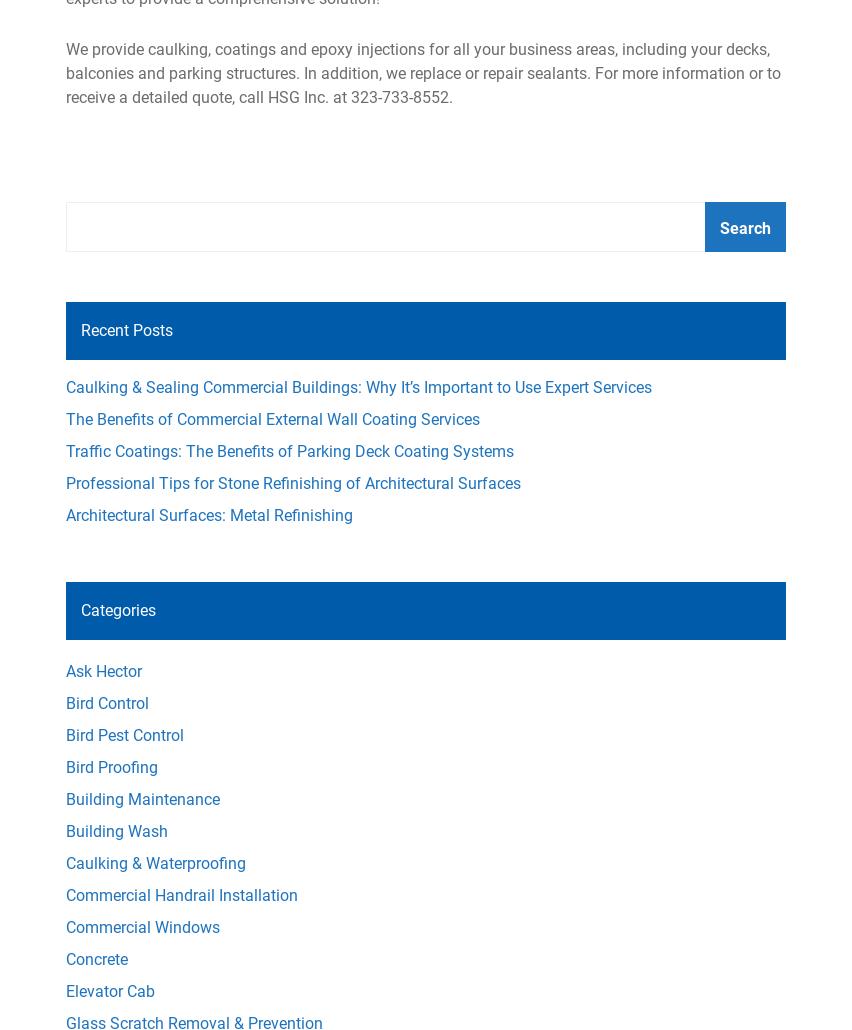 The image size is (852, 1030). What do you see at coordinates (358, 386) in the screenshot?
I see `'Caulking & Sealing Commercial Buildings: Why It’s Important to Use Expert Services'` at bounding box center [358, 386].